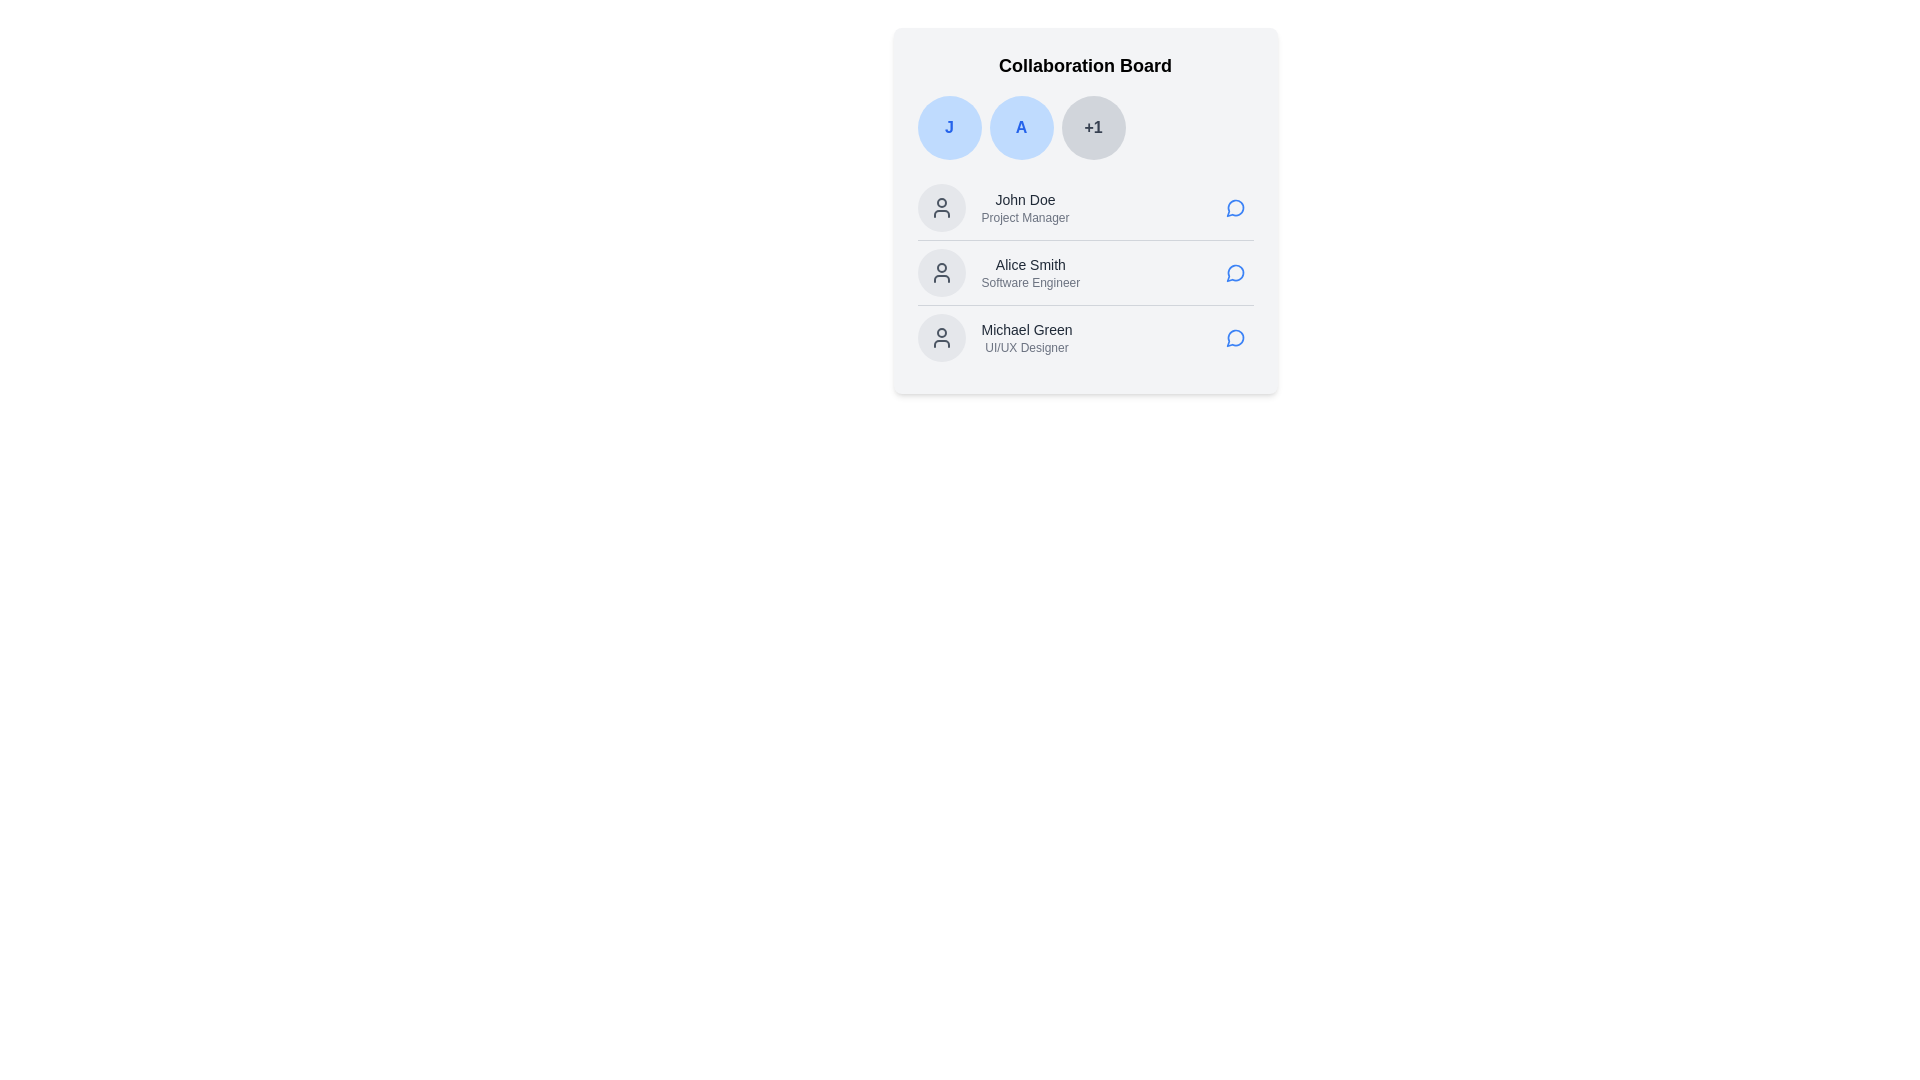  Describe the element at coordinates (1027, 329) in the screenshot. I see `the text label displaying the name 'Michael Green' in the Collaboration Board section, which is located in the third row of the list` at that location.